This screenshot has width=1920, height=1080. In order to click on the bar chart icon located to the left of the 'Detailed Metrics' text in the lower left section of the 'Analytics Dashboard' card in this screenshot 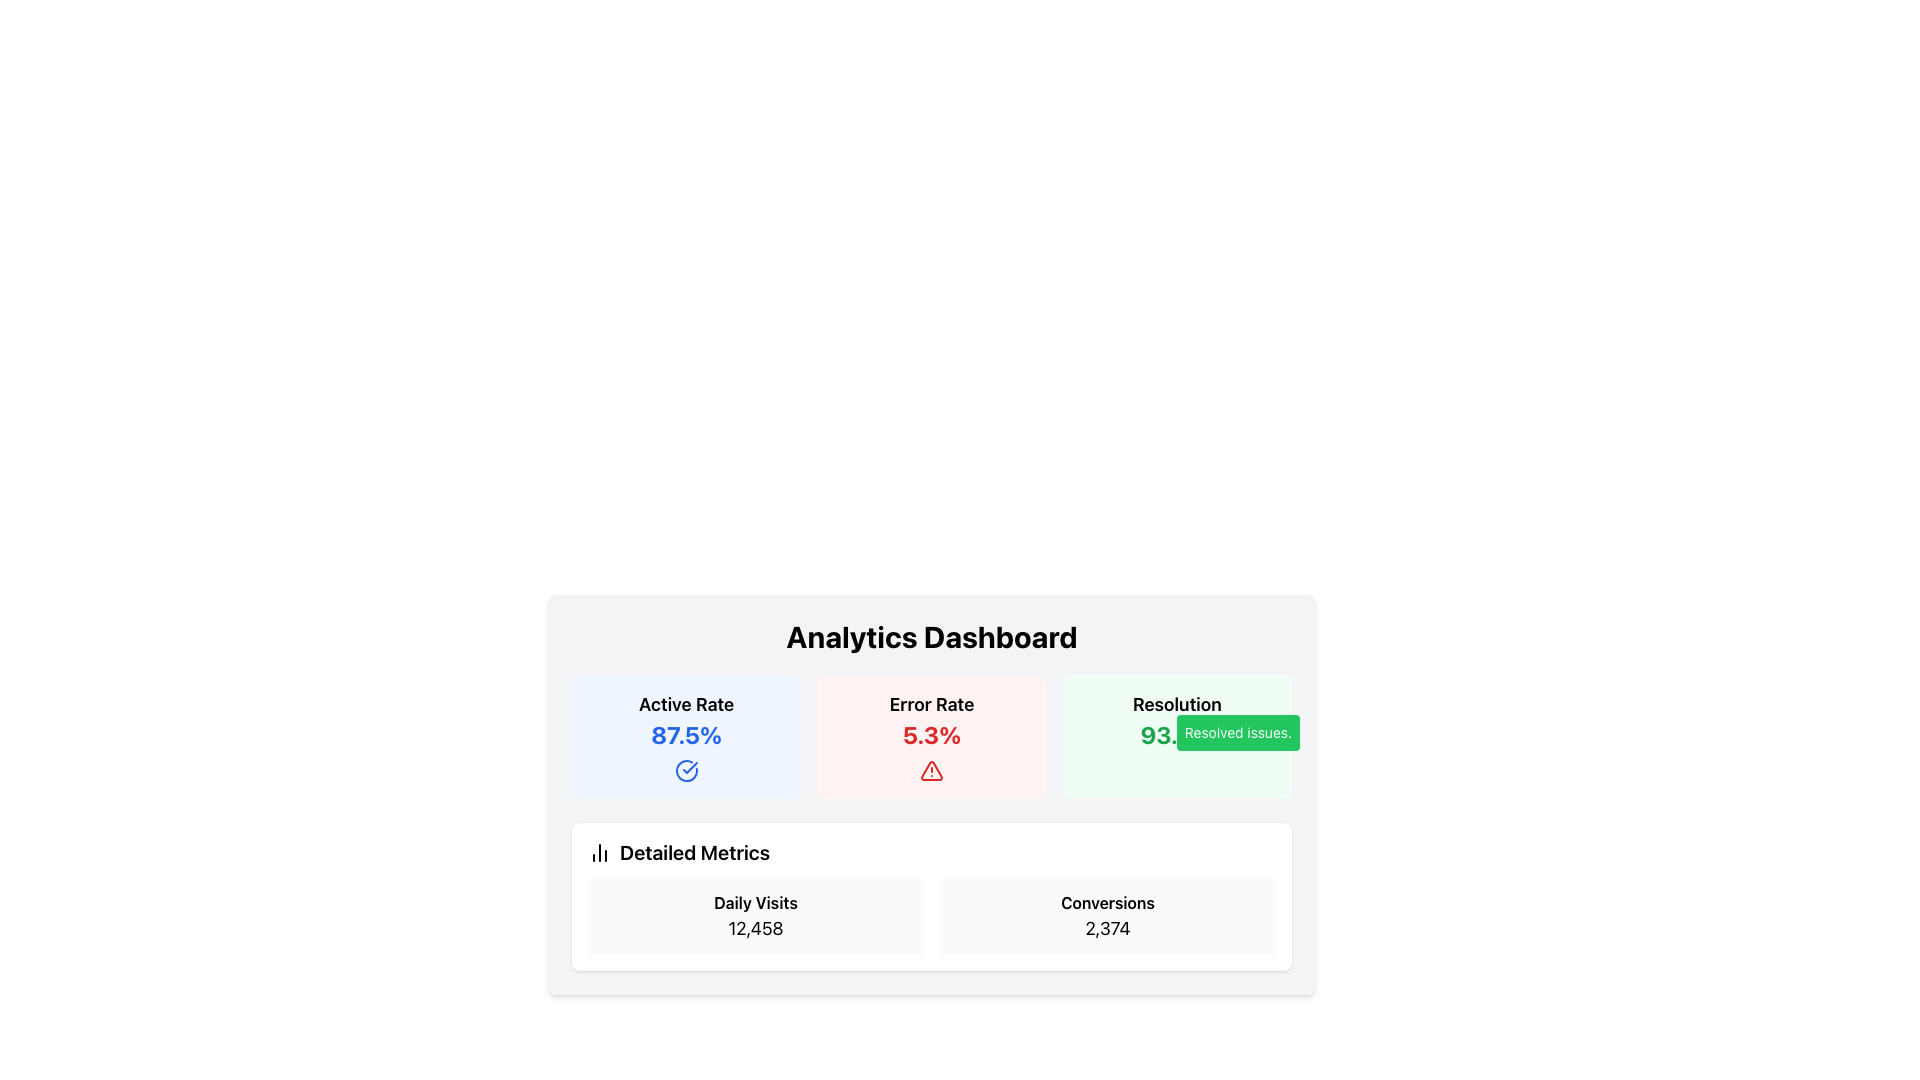, I will do `click(599, 852)`.